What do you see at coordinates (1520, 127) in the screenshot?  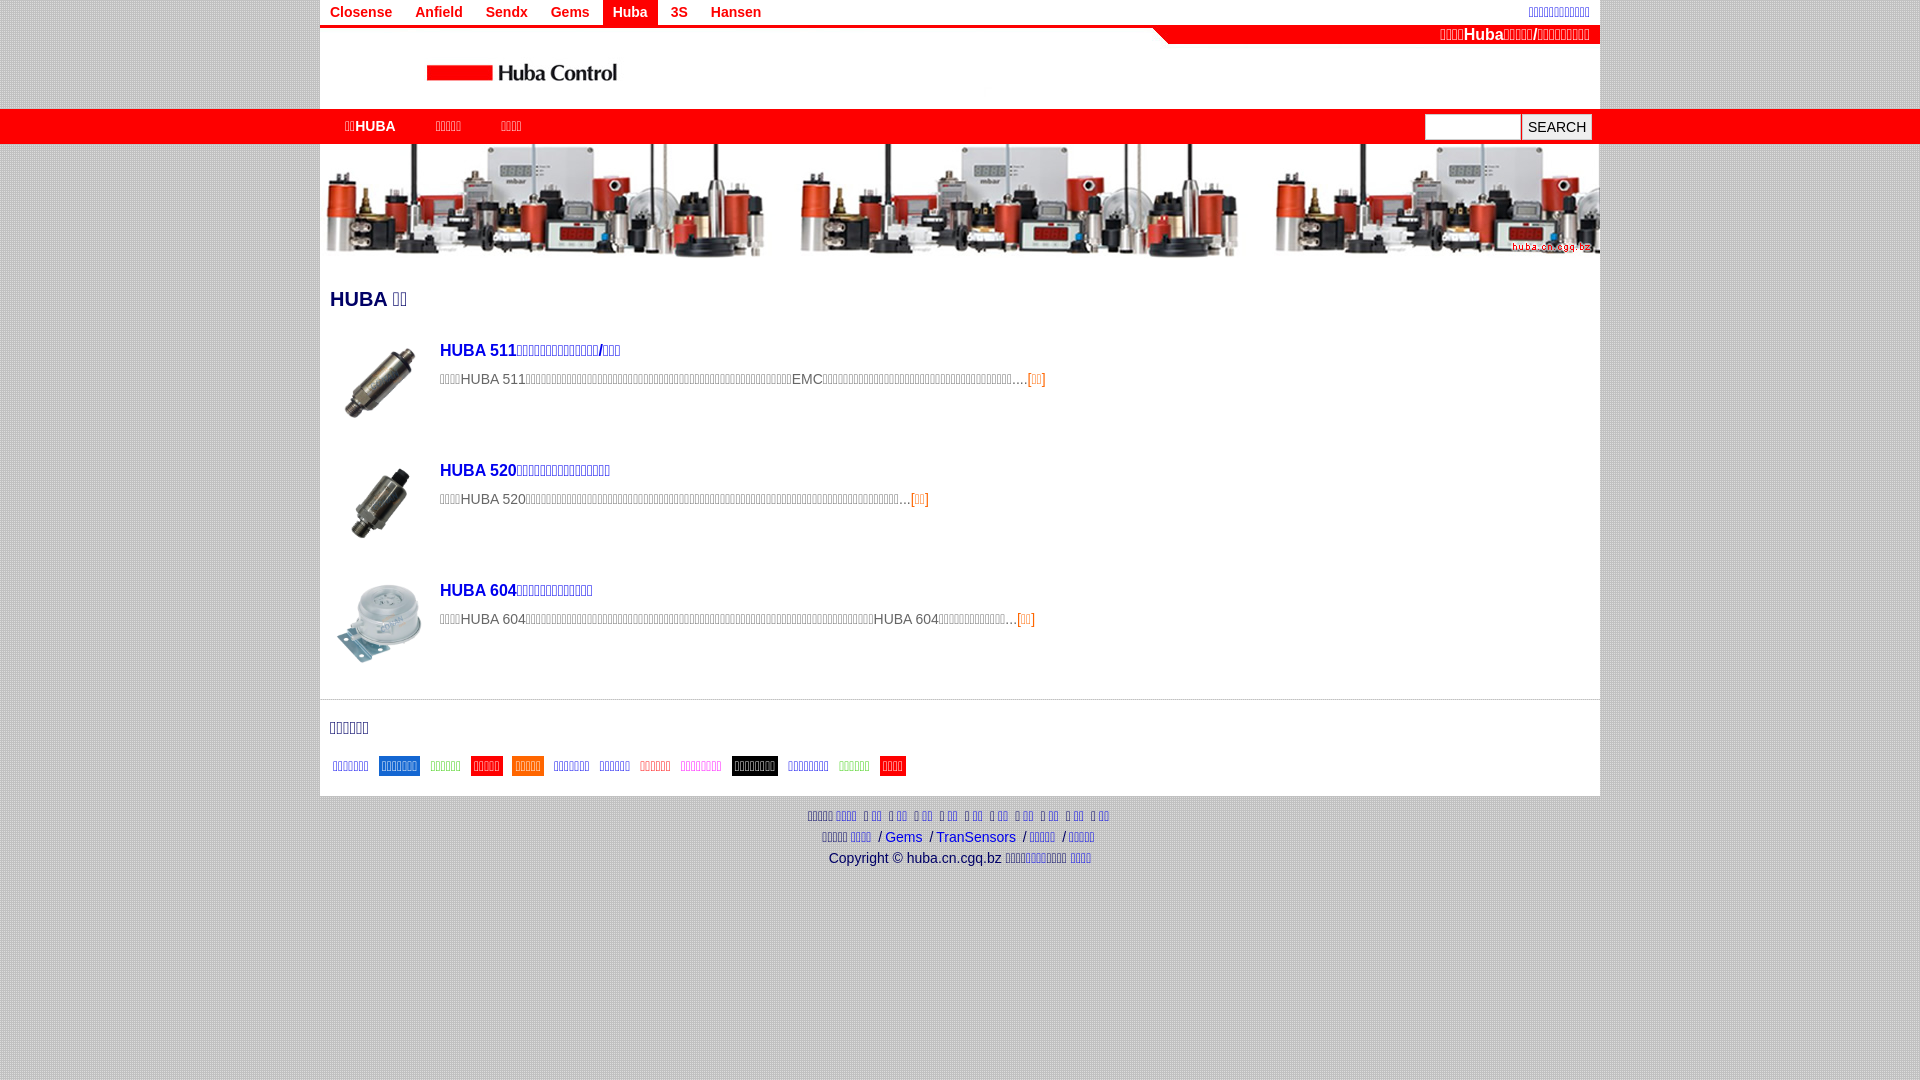 I see `'SEARCH'` at bounding box center [1520, 127].